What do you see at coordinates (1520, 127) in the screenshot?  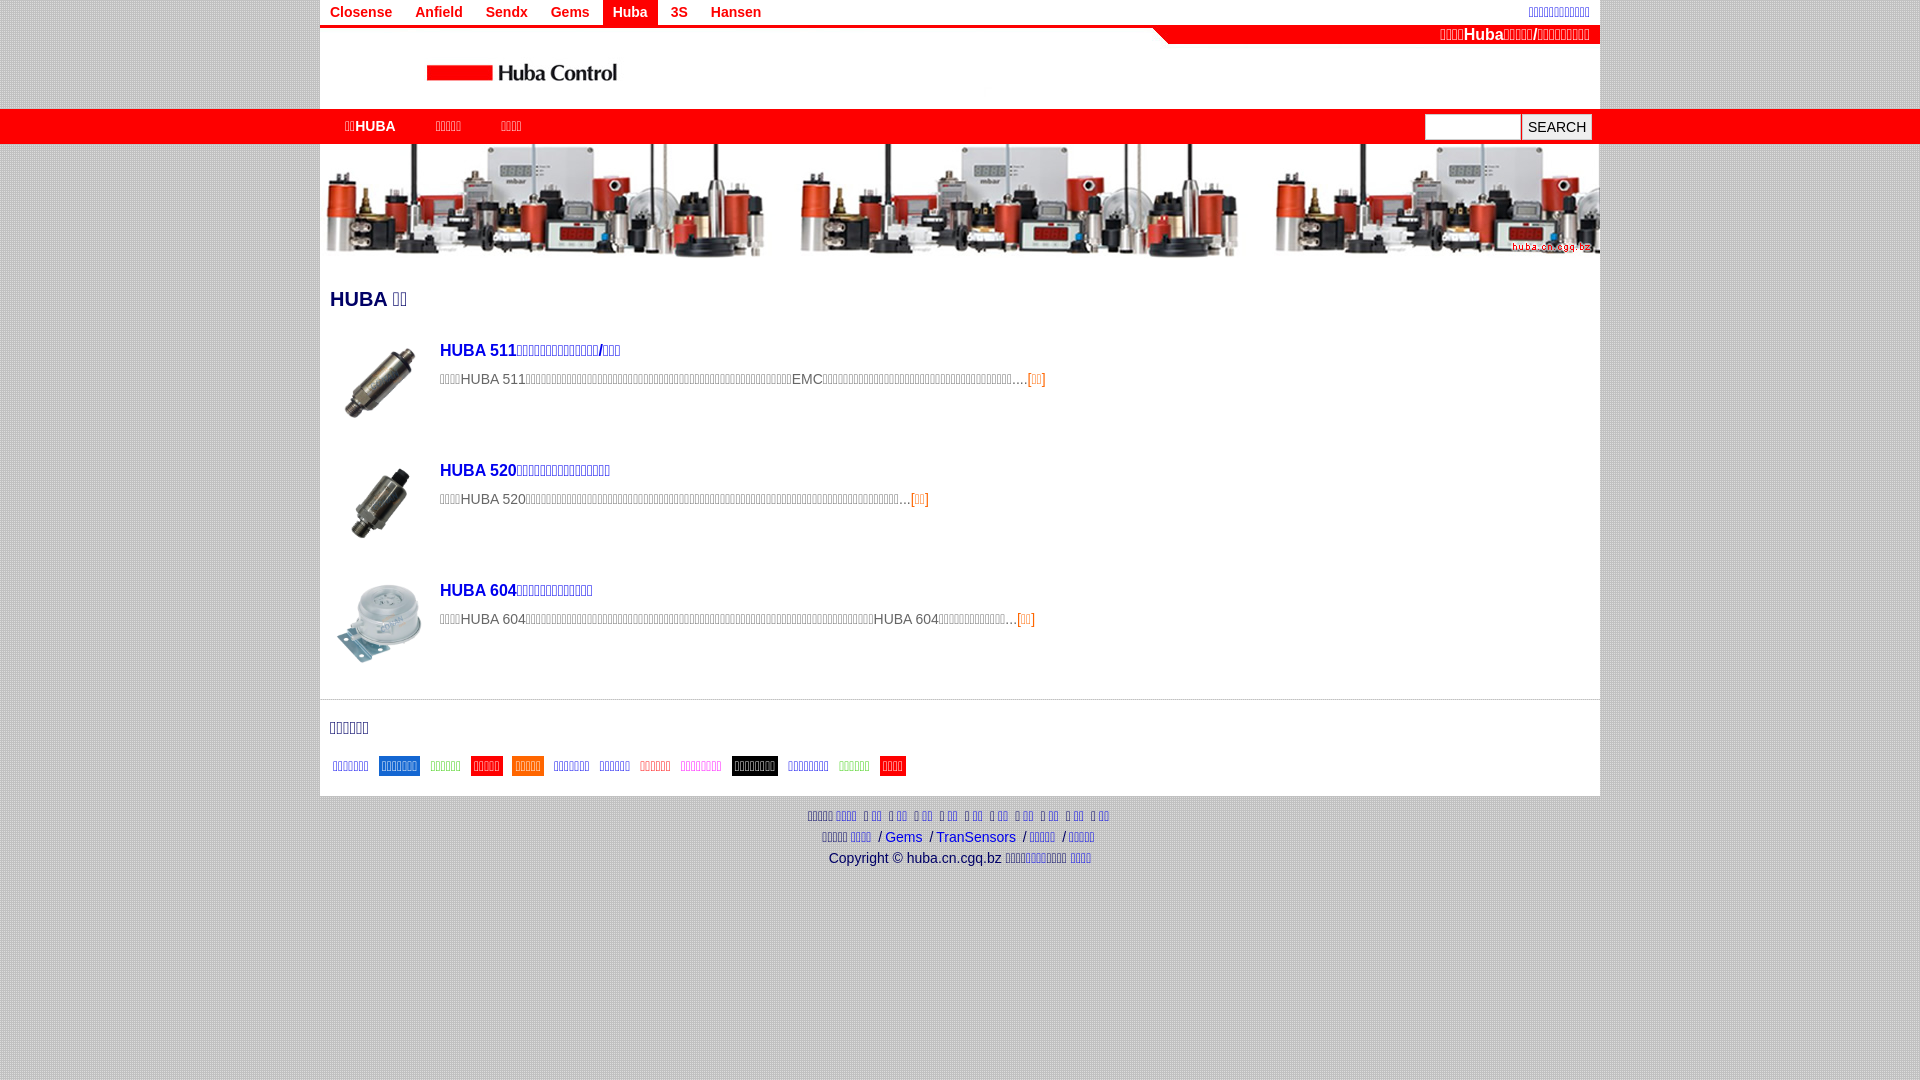 I see `'SEARCH'` at bounding box center [1520, 127].